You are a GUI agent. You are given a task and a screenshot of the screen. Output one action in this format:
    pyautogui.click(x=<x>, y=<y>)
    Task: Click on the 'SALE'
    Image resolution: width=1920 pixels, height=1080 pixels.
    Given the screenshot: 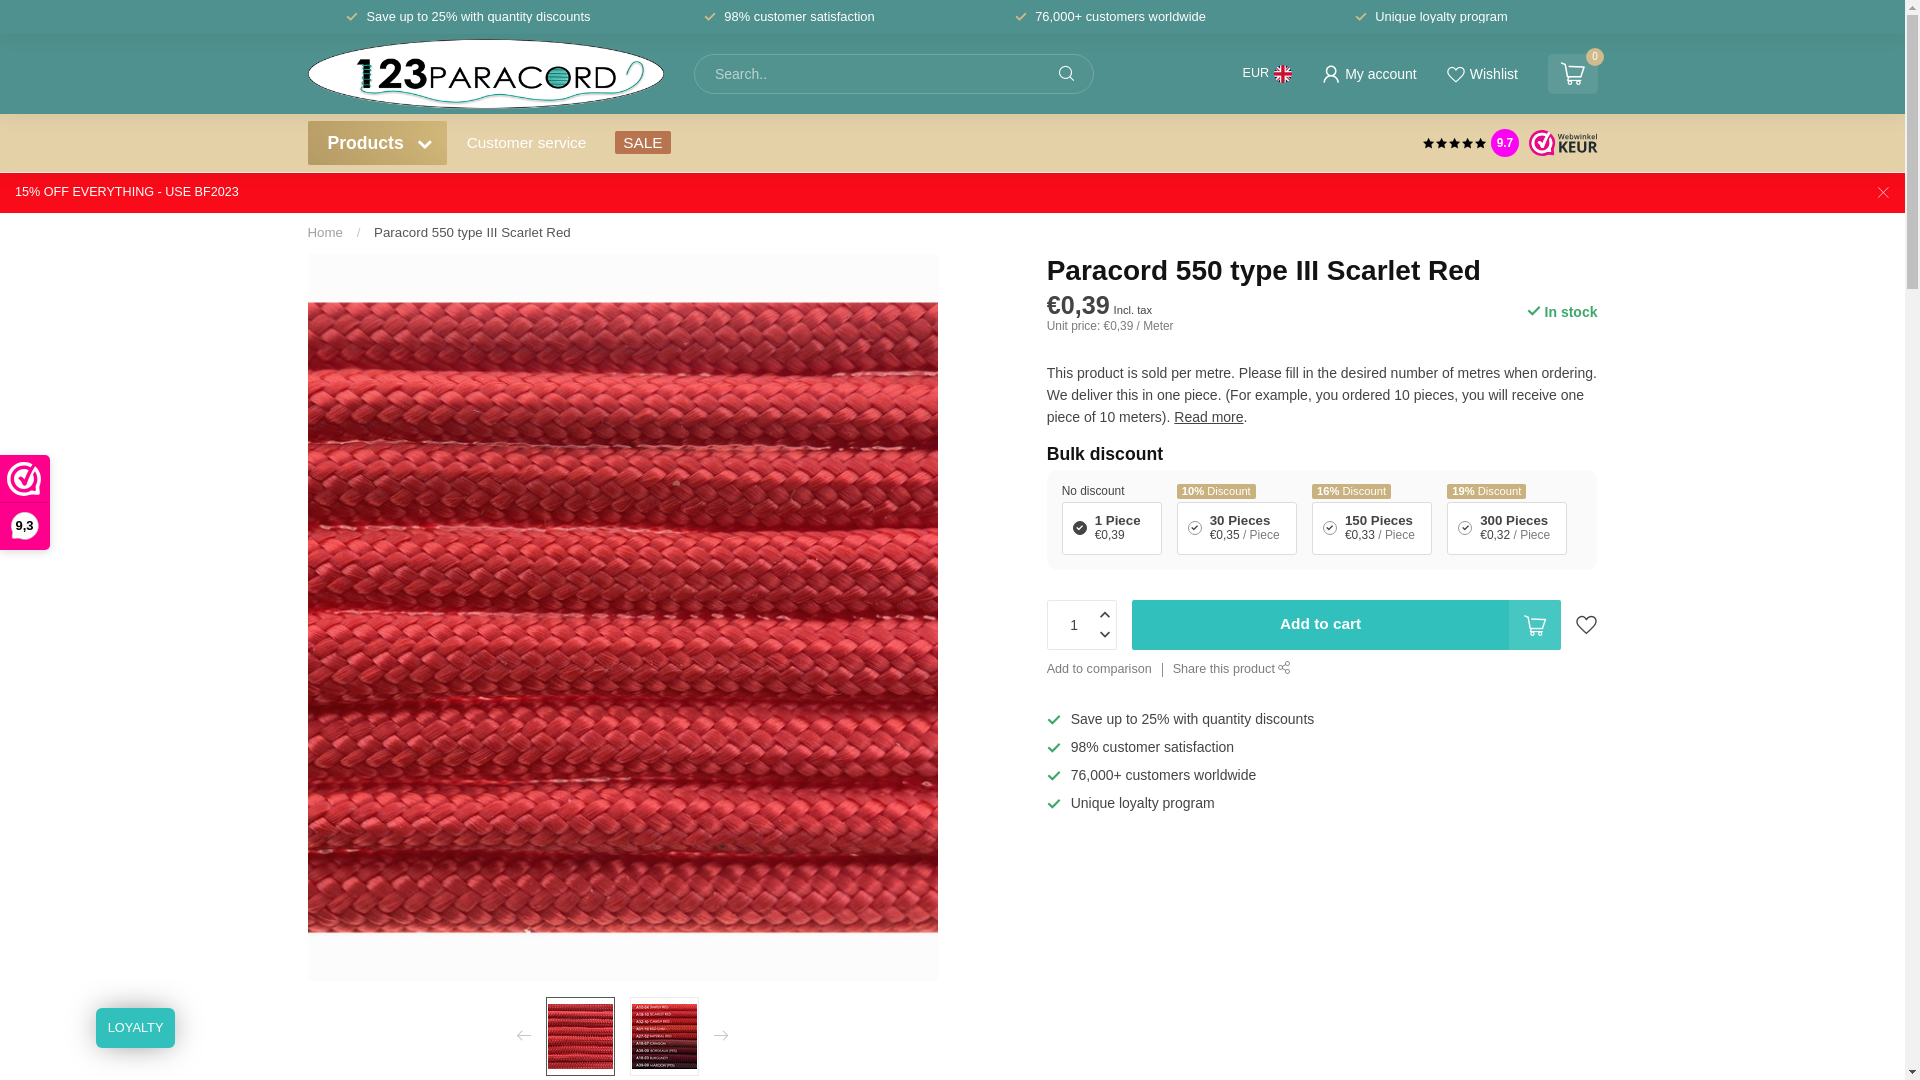 What is the action you would take?
    pyautogui.click(x=642, y=141)
    